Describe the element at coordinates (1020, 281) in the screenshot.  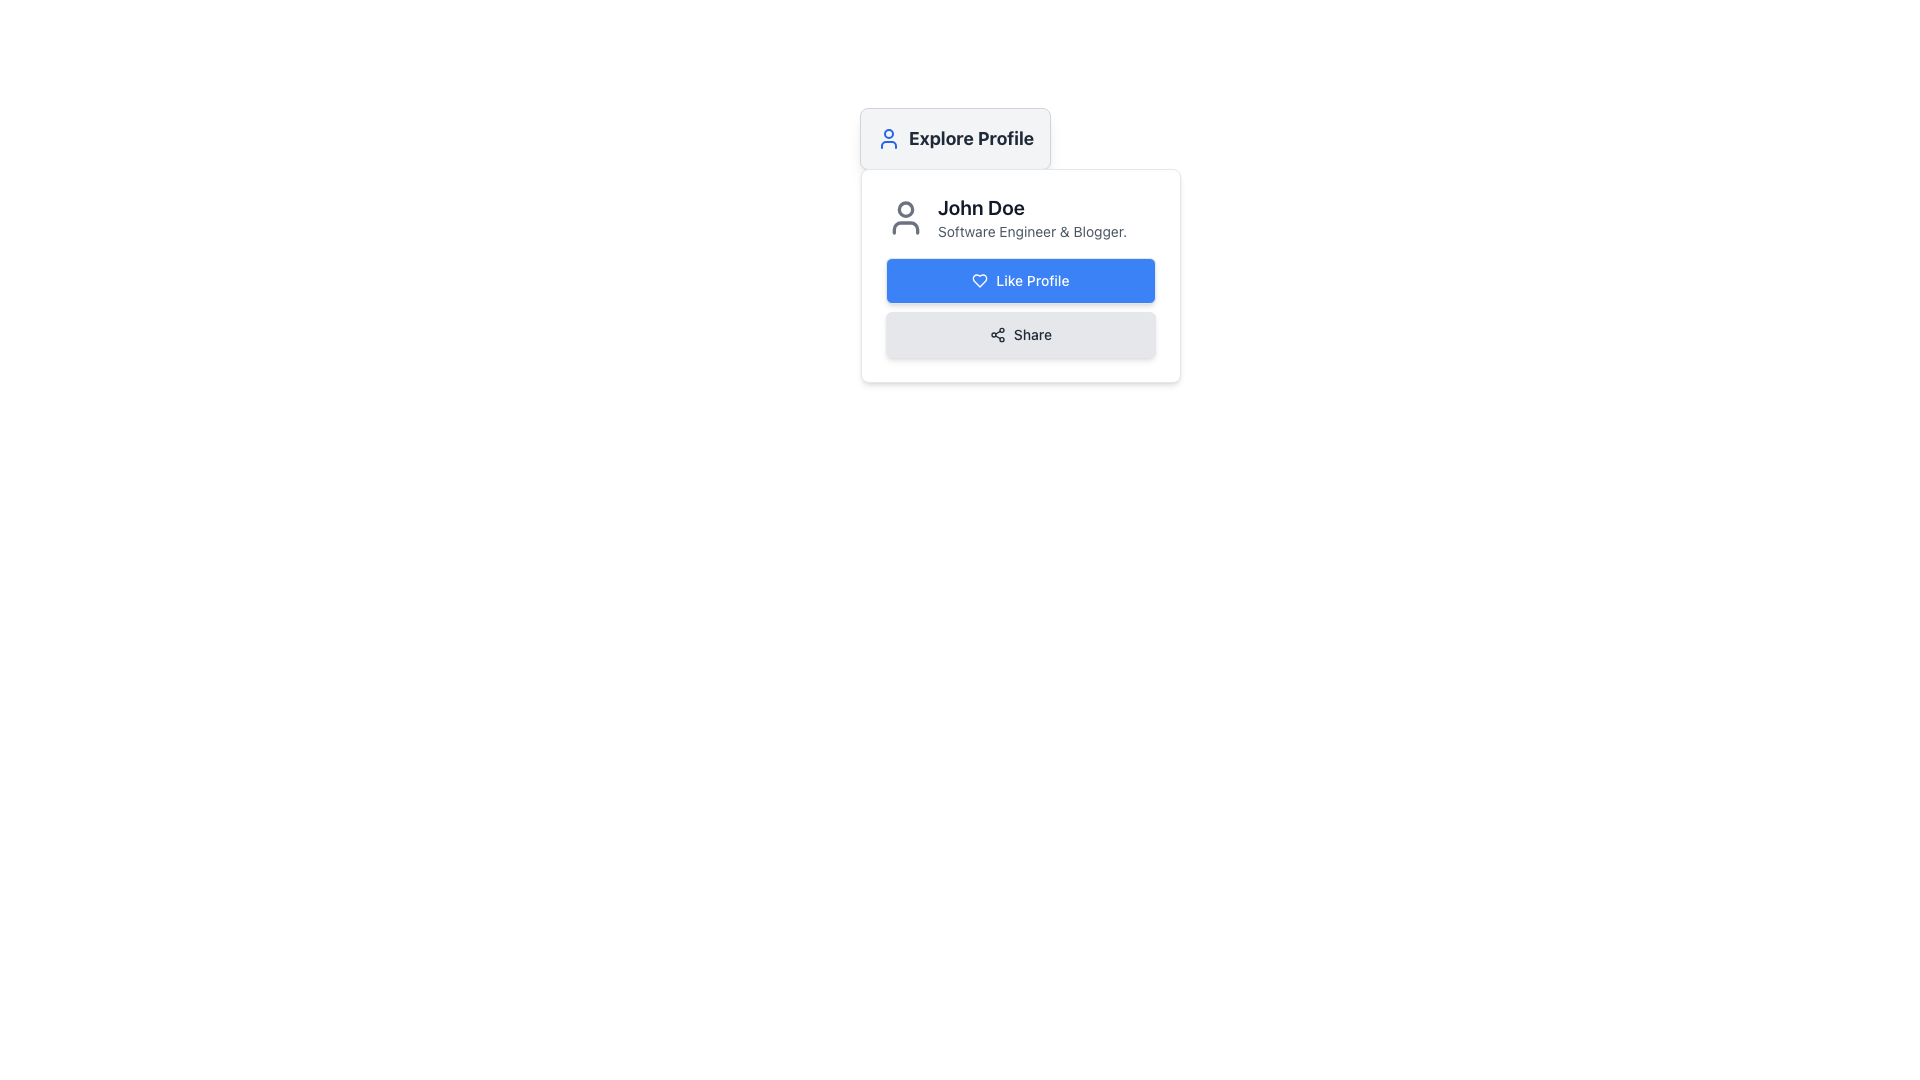
I see `the first button in the vertical stack to like the profile, which is located above the 'Share' button and below the user information` at that location.